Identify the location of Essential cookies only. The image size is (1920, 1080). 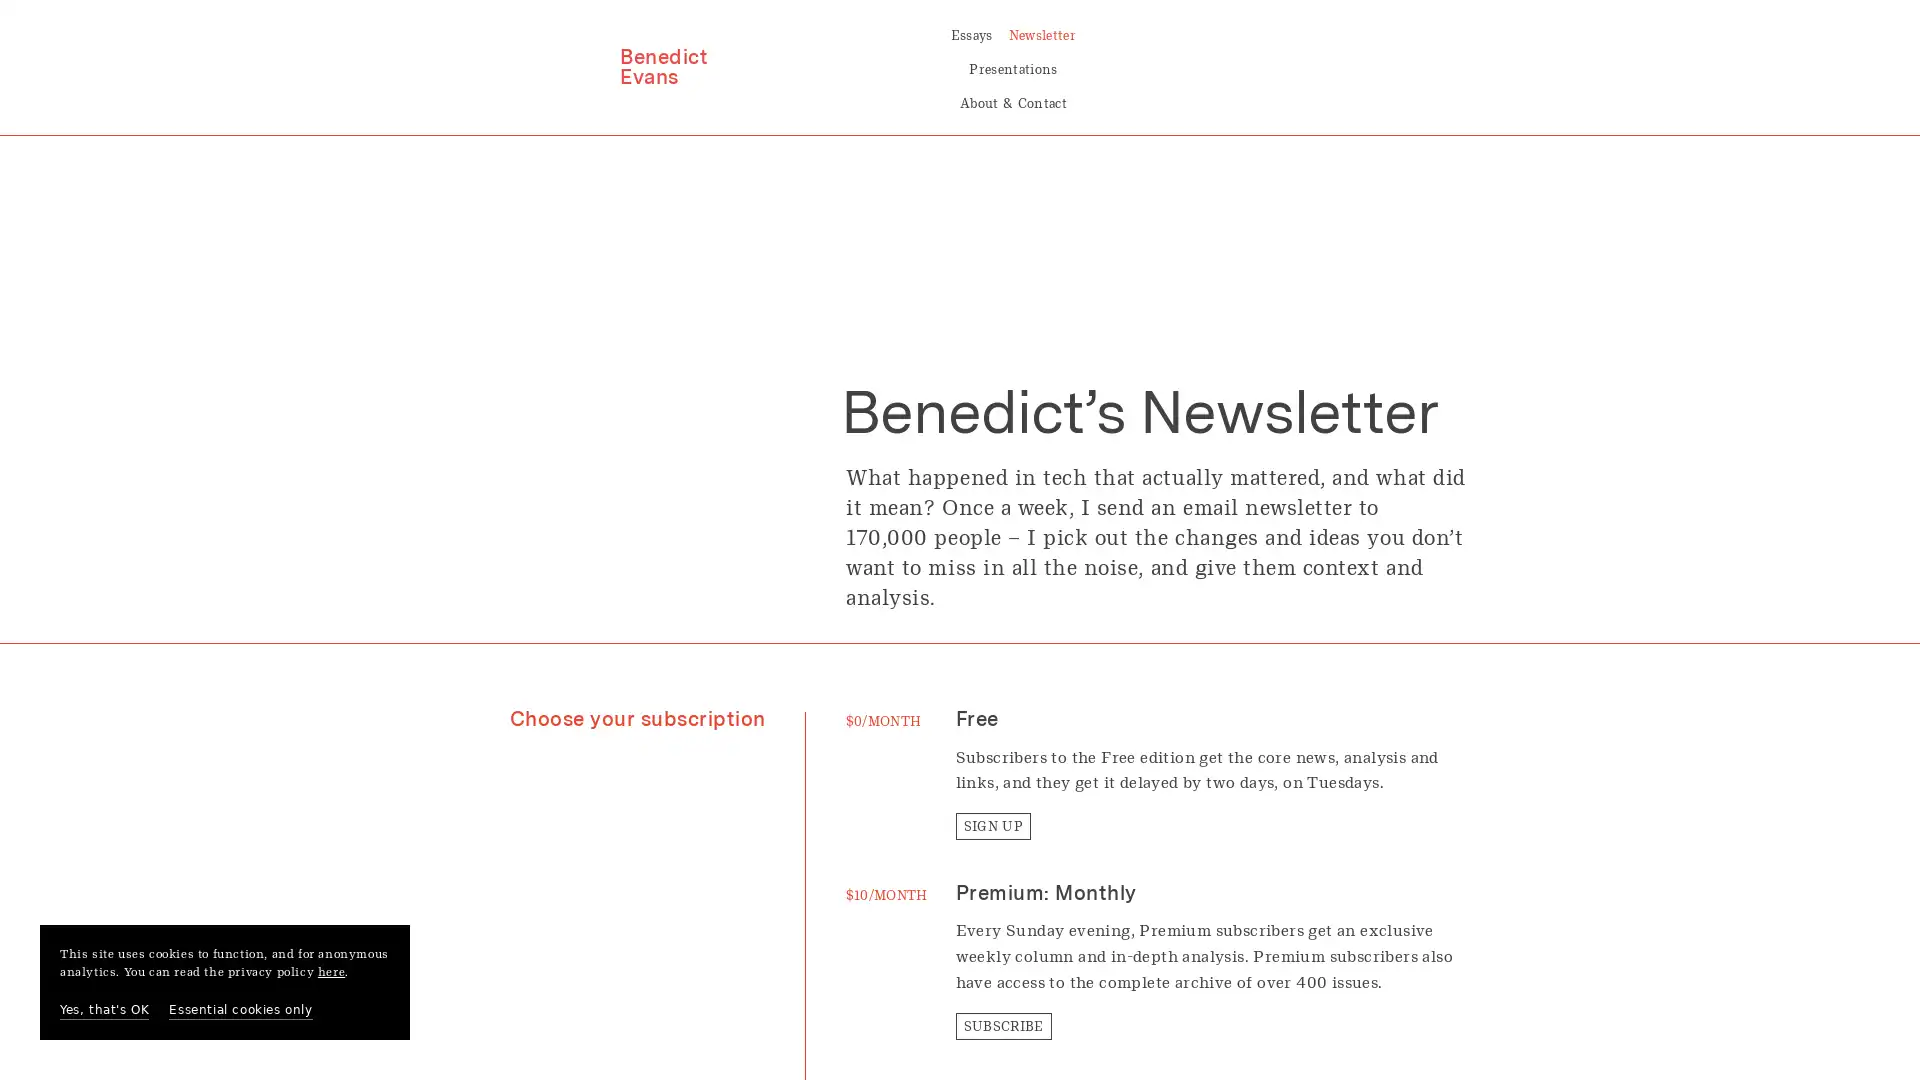
(240, 1010).